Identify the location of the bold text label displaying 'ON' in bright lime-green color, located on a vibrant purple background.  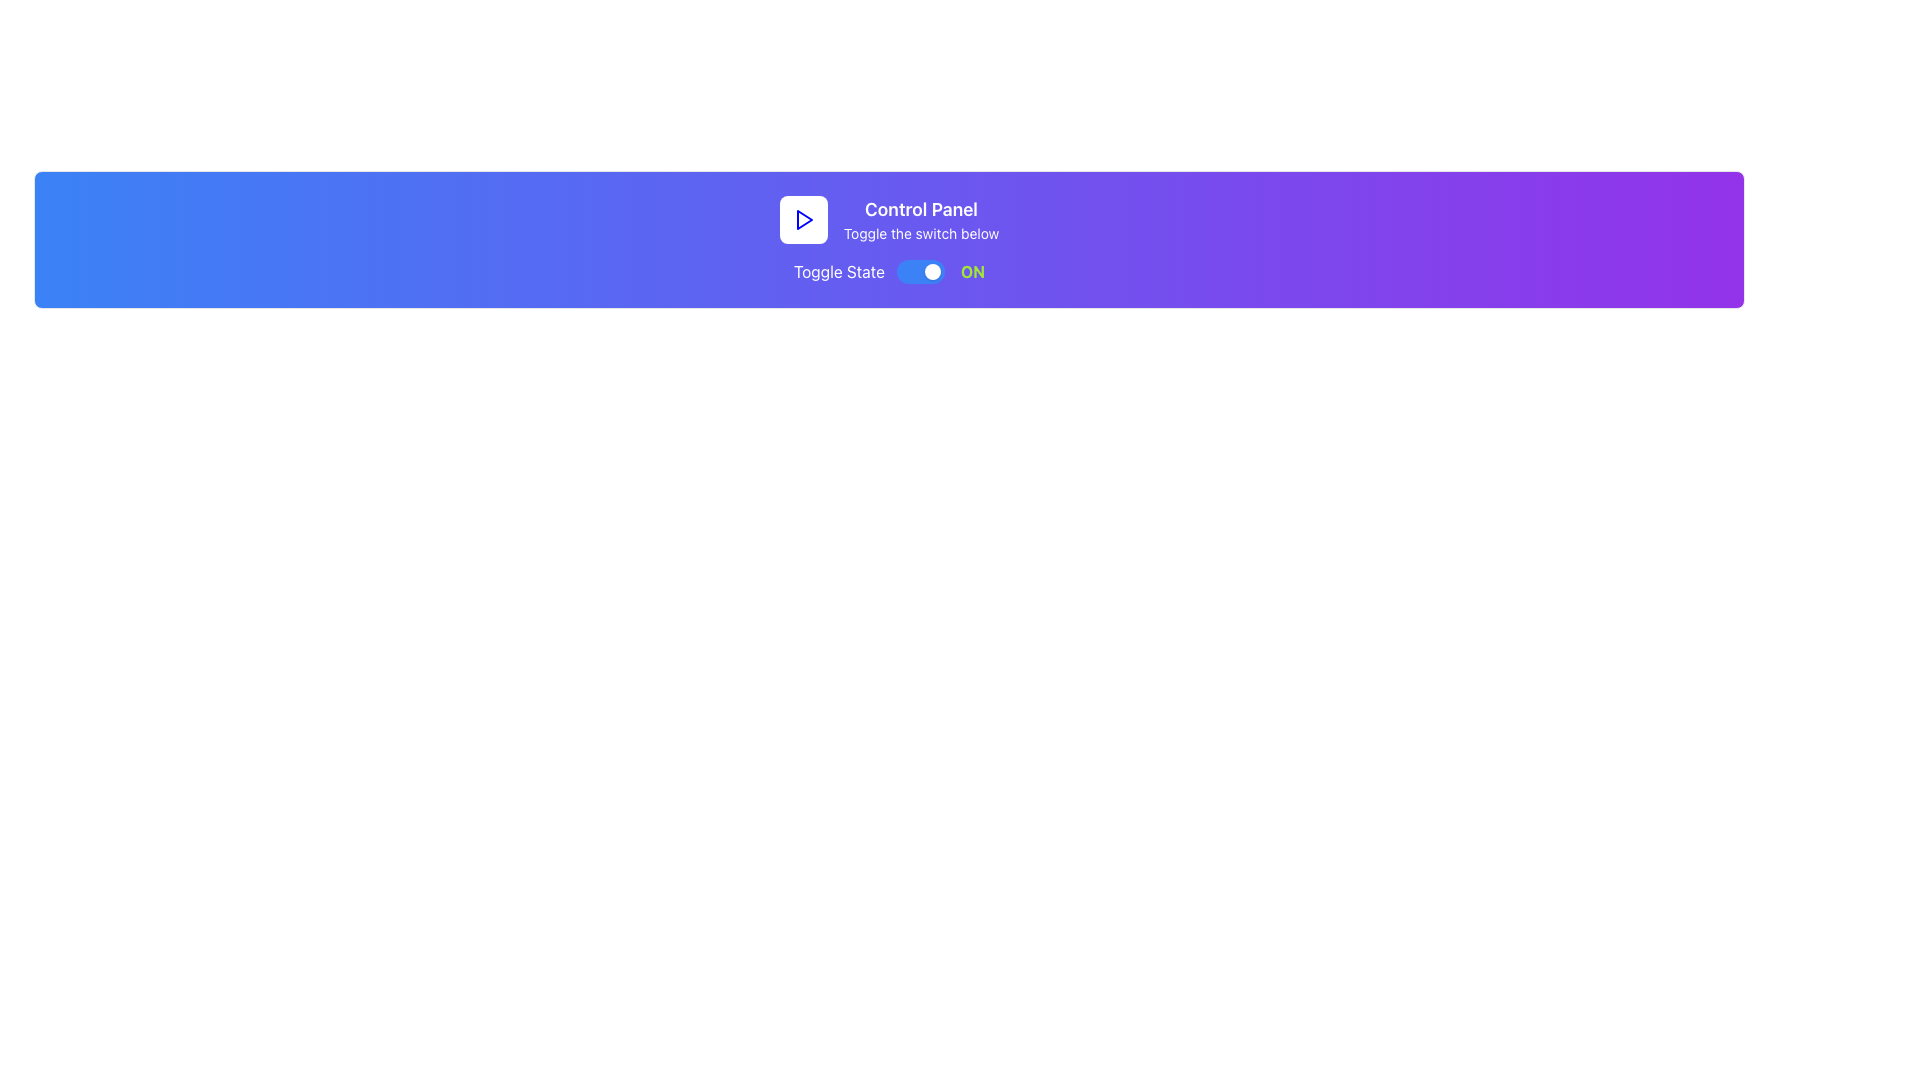
(973, 272).